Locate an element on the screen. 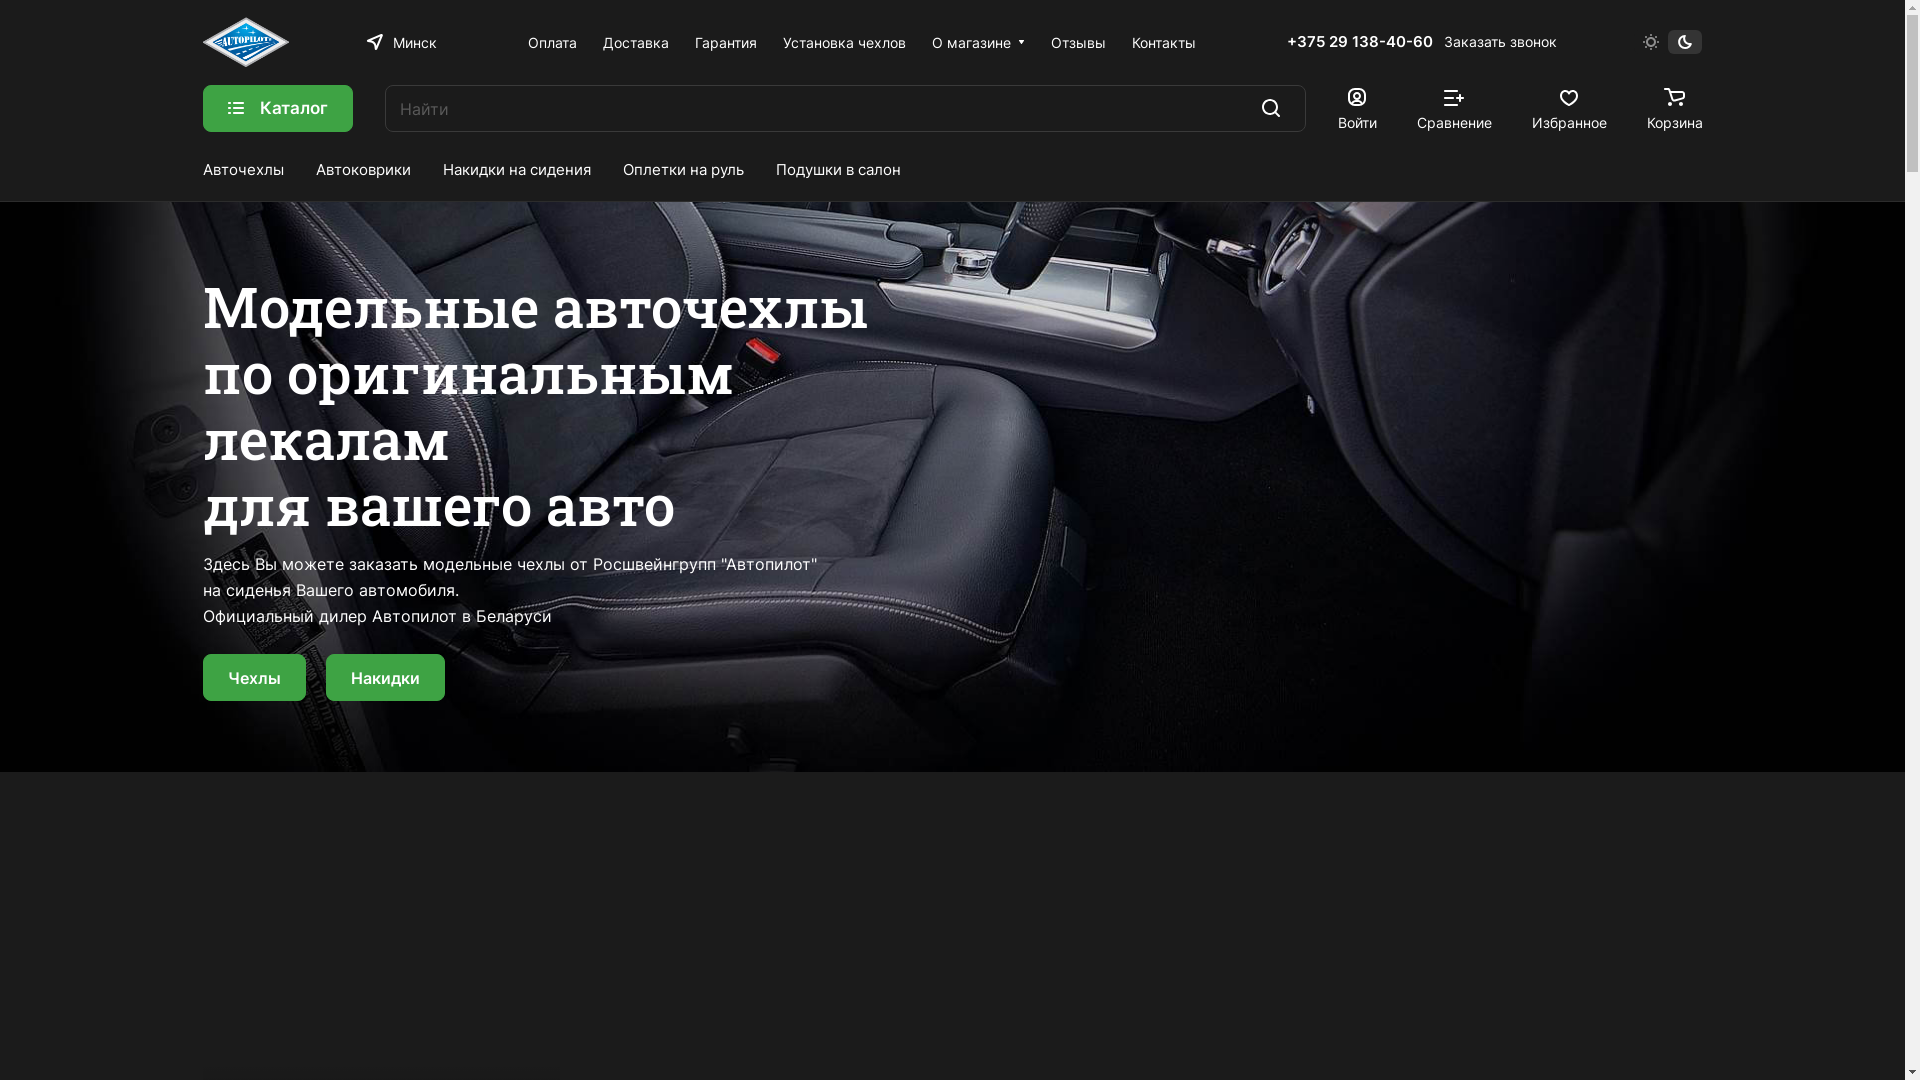 Image resolution: width=1920 pixels, height=1080 pixels. '+375 29 138-40-60' is located at coordinates (1359, 42).